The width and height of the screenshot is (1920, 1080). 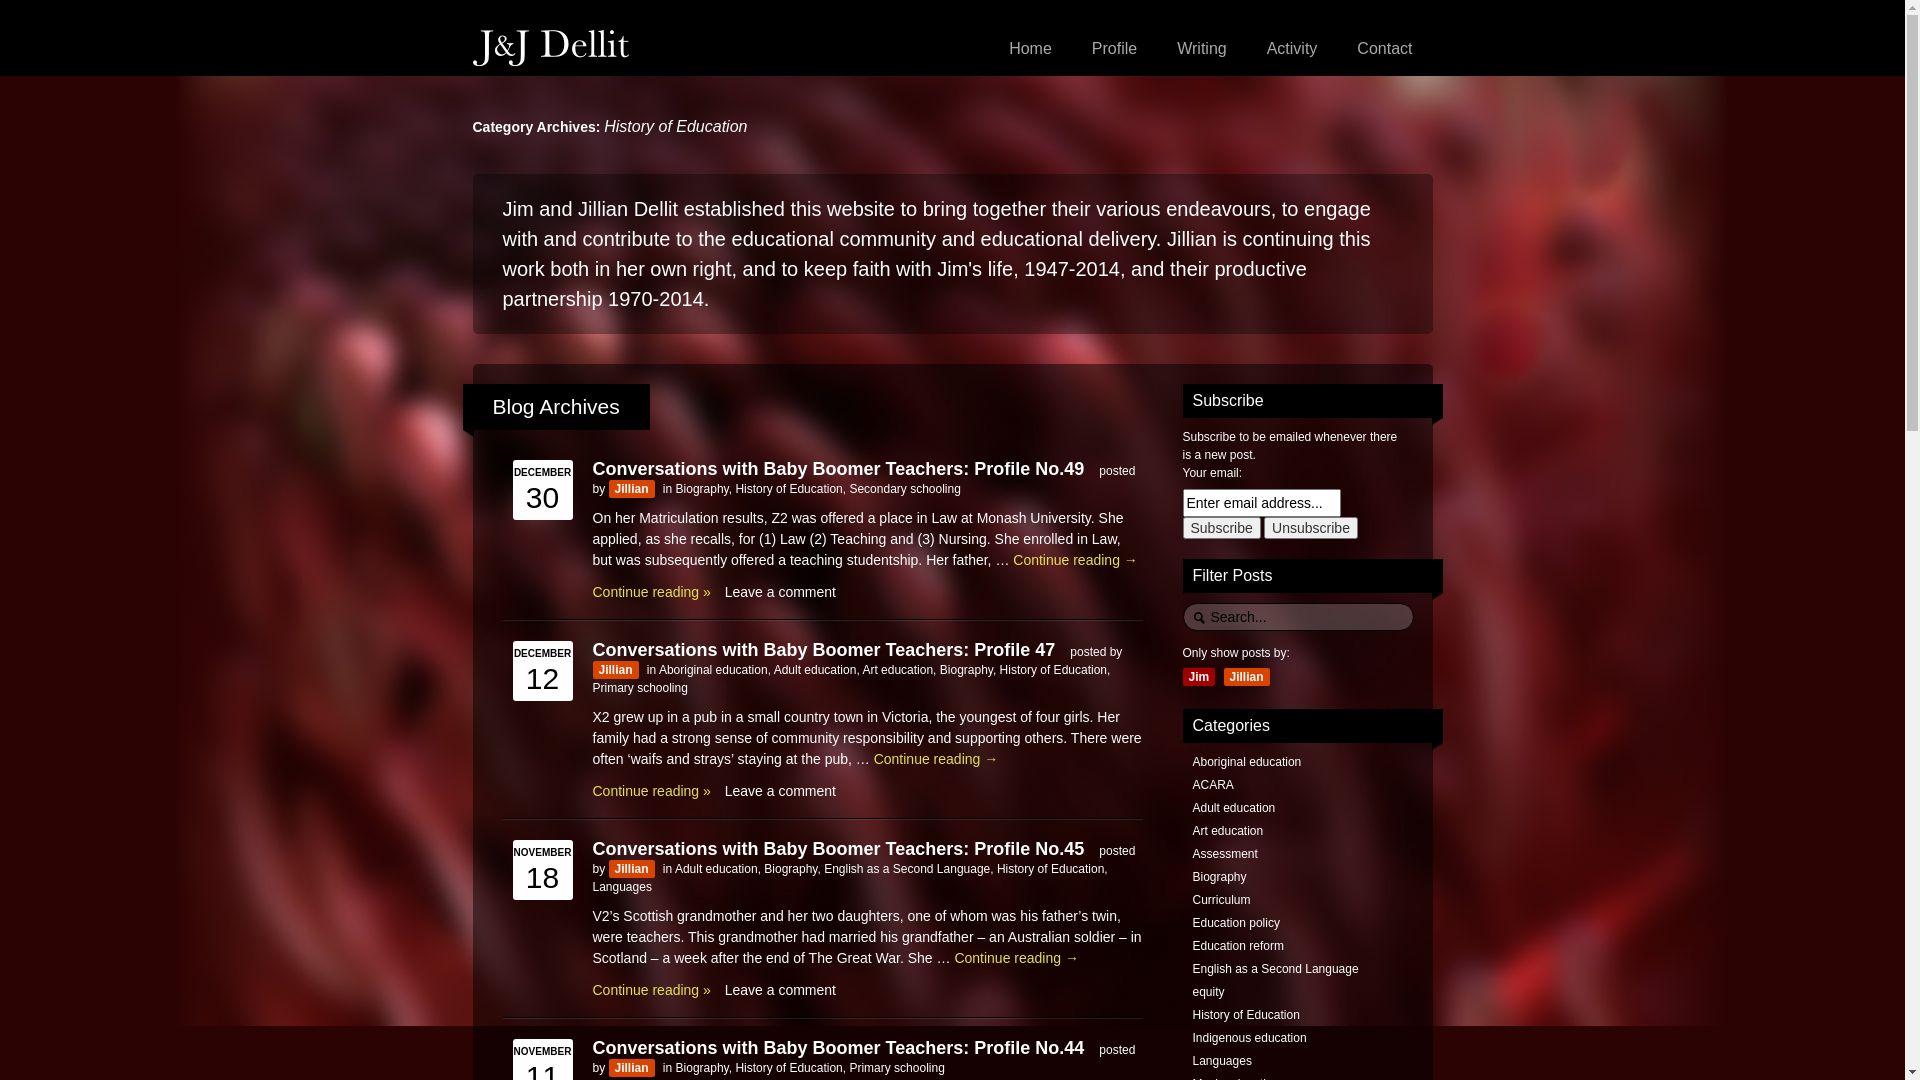 I want to click on 'Unsubscribe', so click(x=1310, y=527).